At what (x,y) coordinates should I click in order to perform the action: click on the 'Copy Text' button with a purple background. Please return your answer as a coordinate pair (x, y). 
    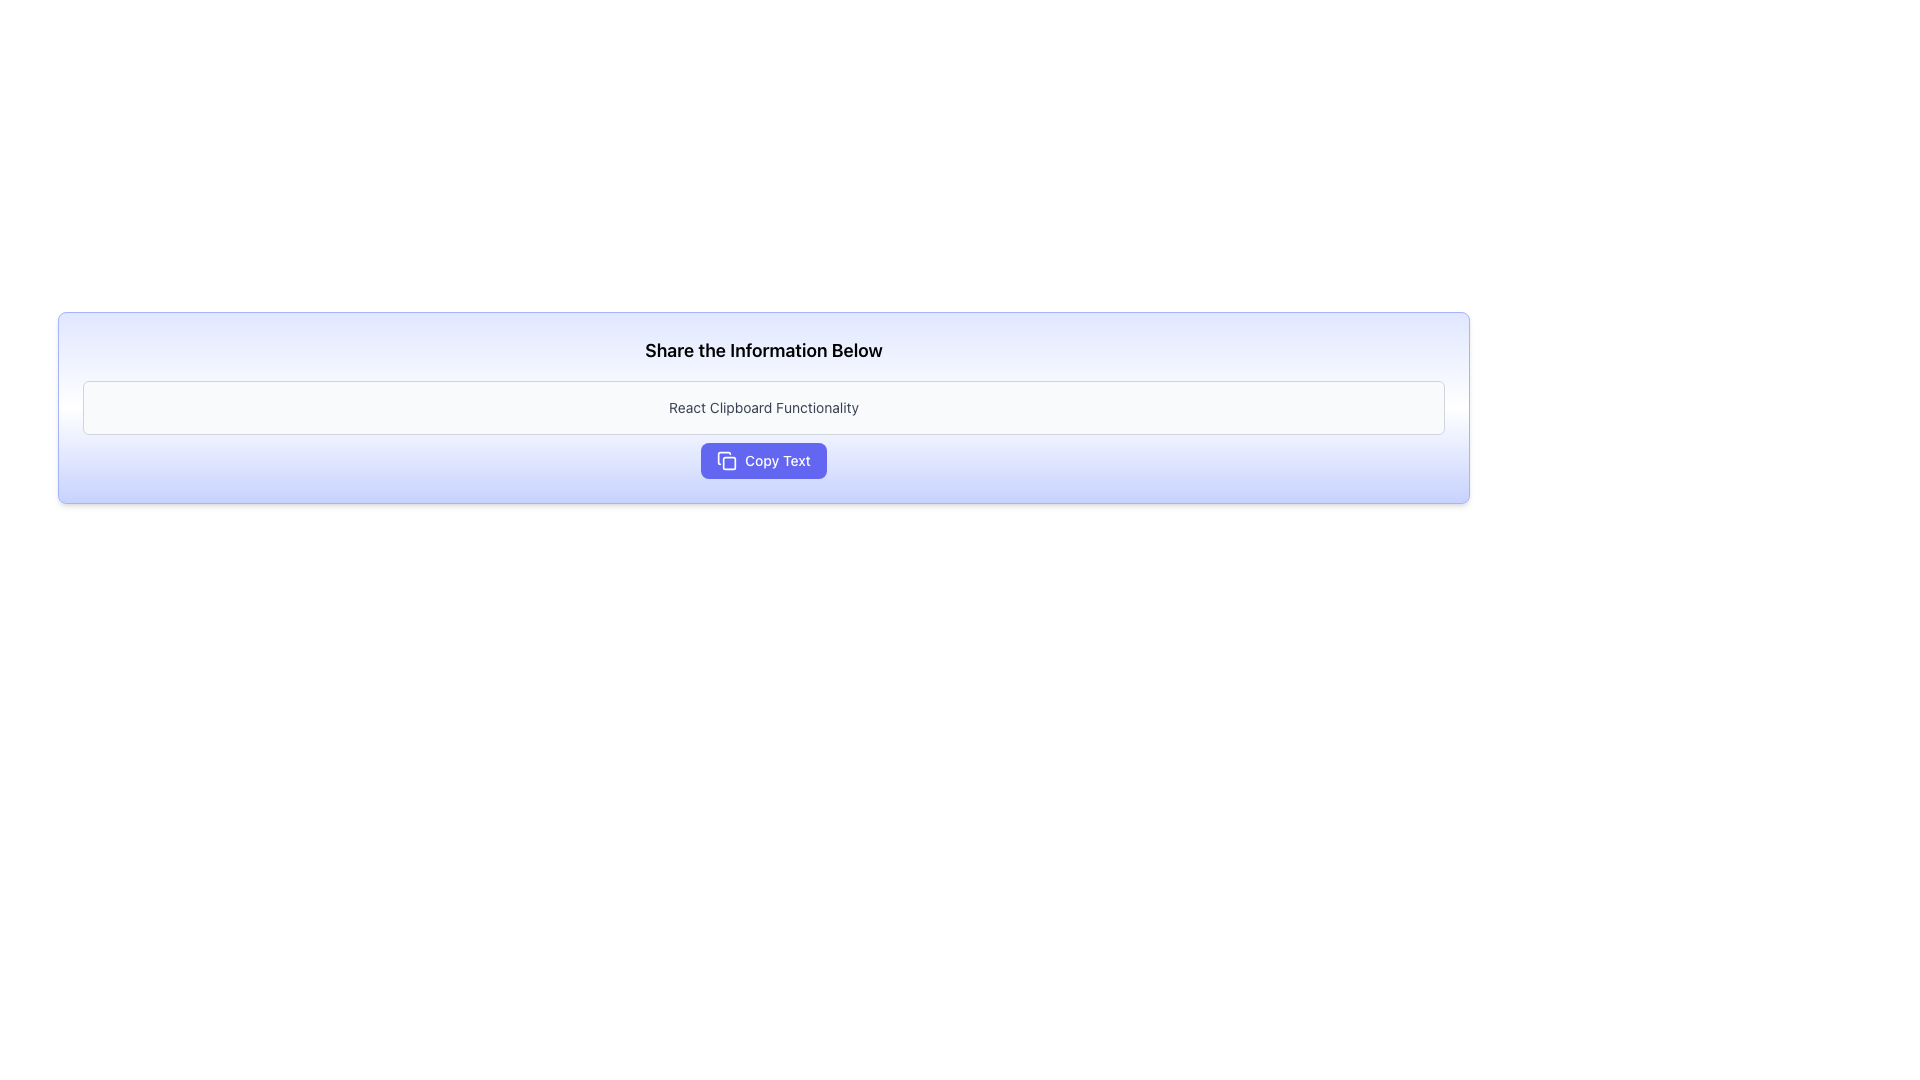
    Looking at the image, I should click on (762, 461).